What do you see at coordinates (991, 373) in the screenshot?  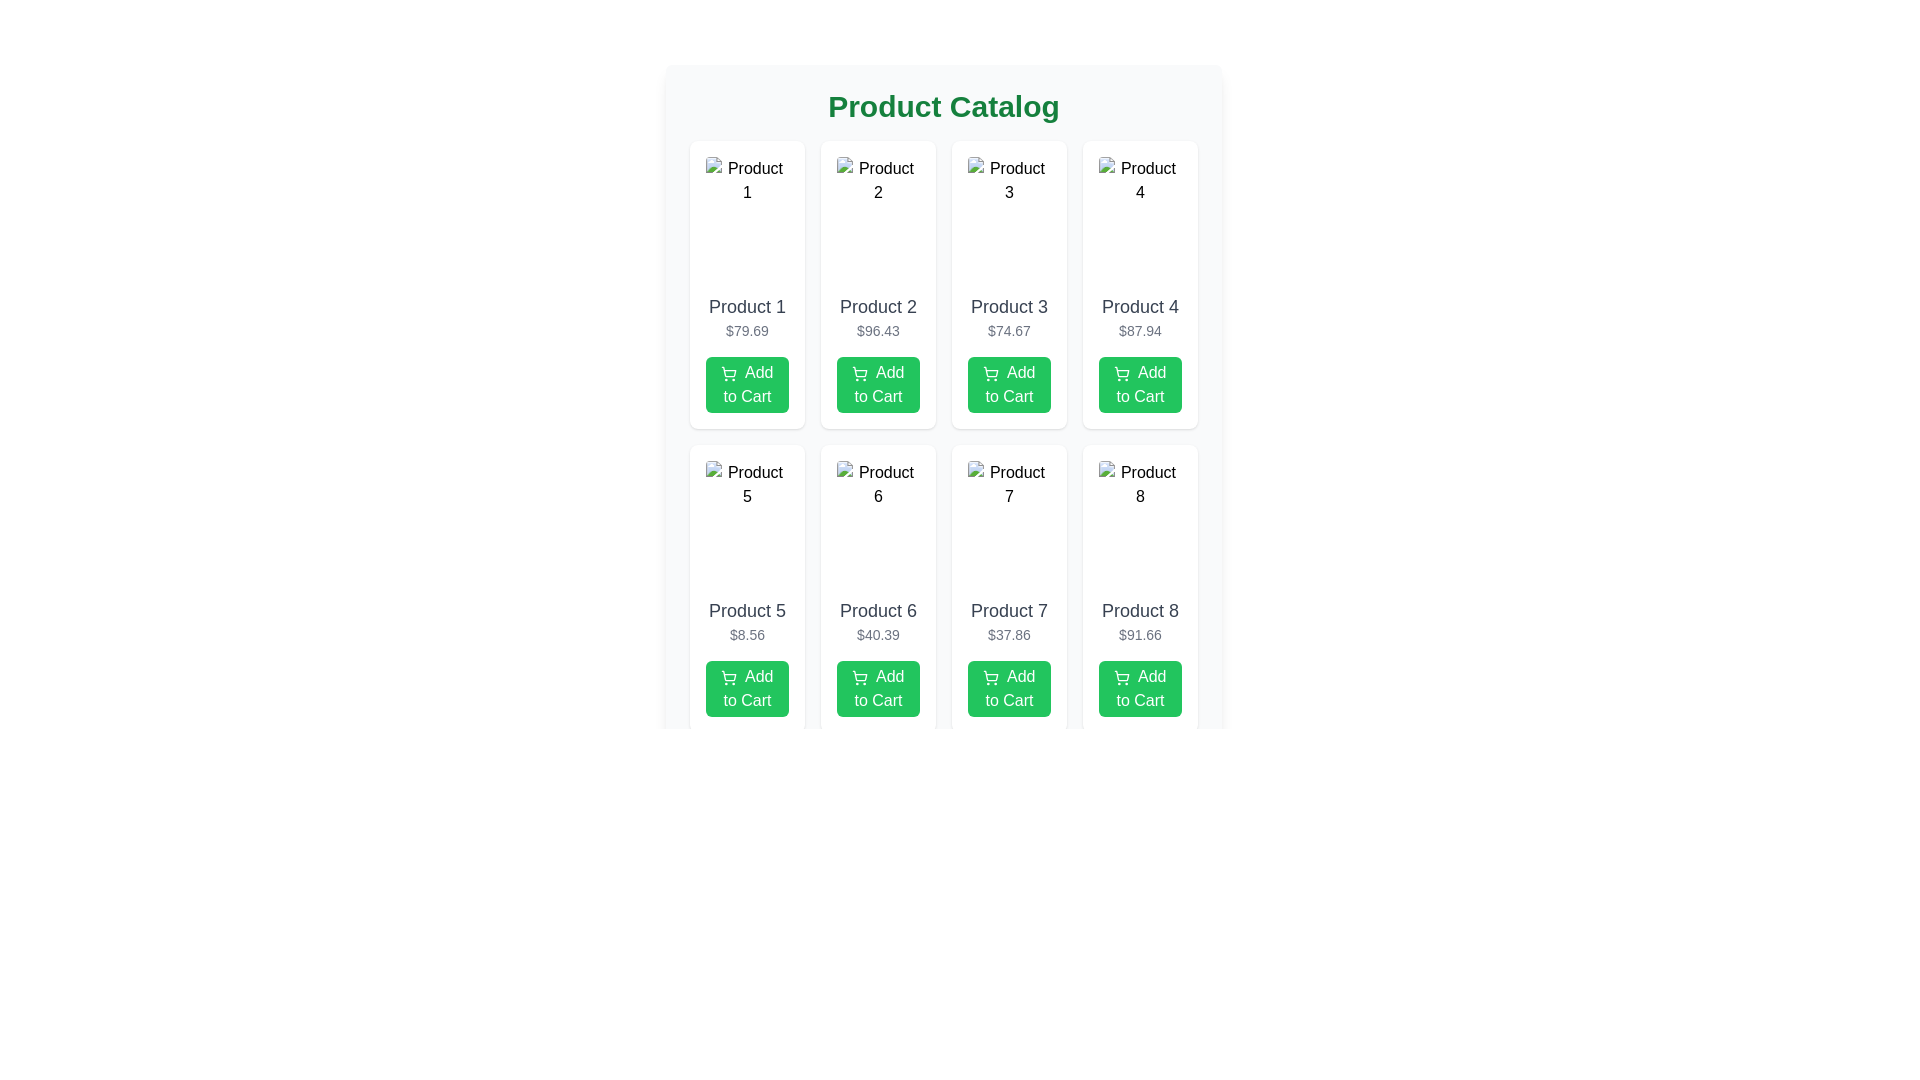 I see `the shopping cart icon within the 'Add to Cart' button for the third product in the Product Catalog for visual clarity` at bounding box center [991, 373].